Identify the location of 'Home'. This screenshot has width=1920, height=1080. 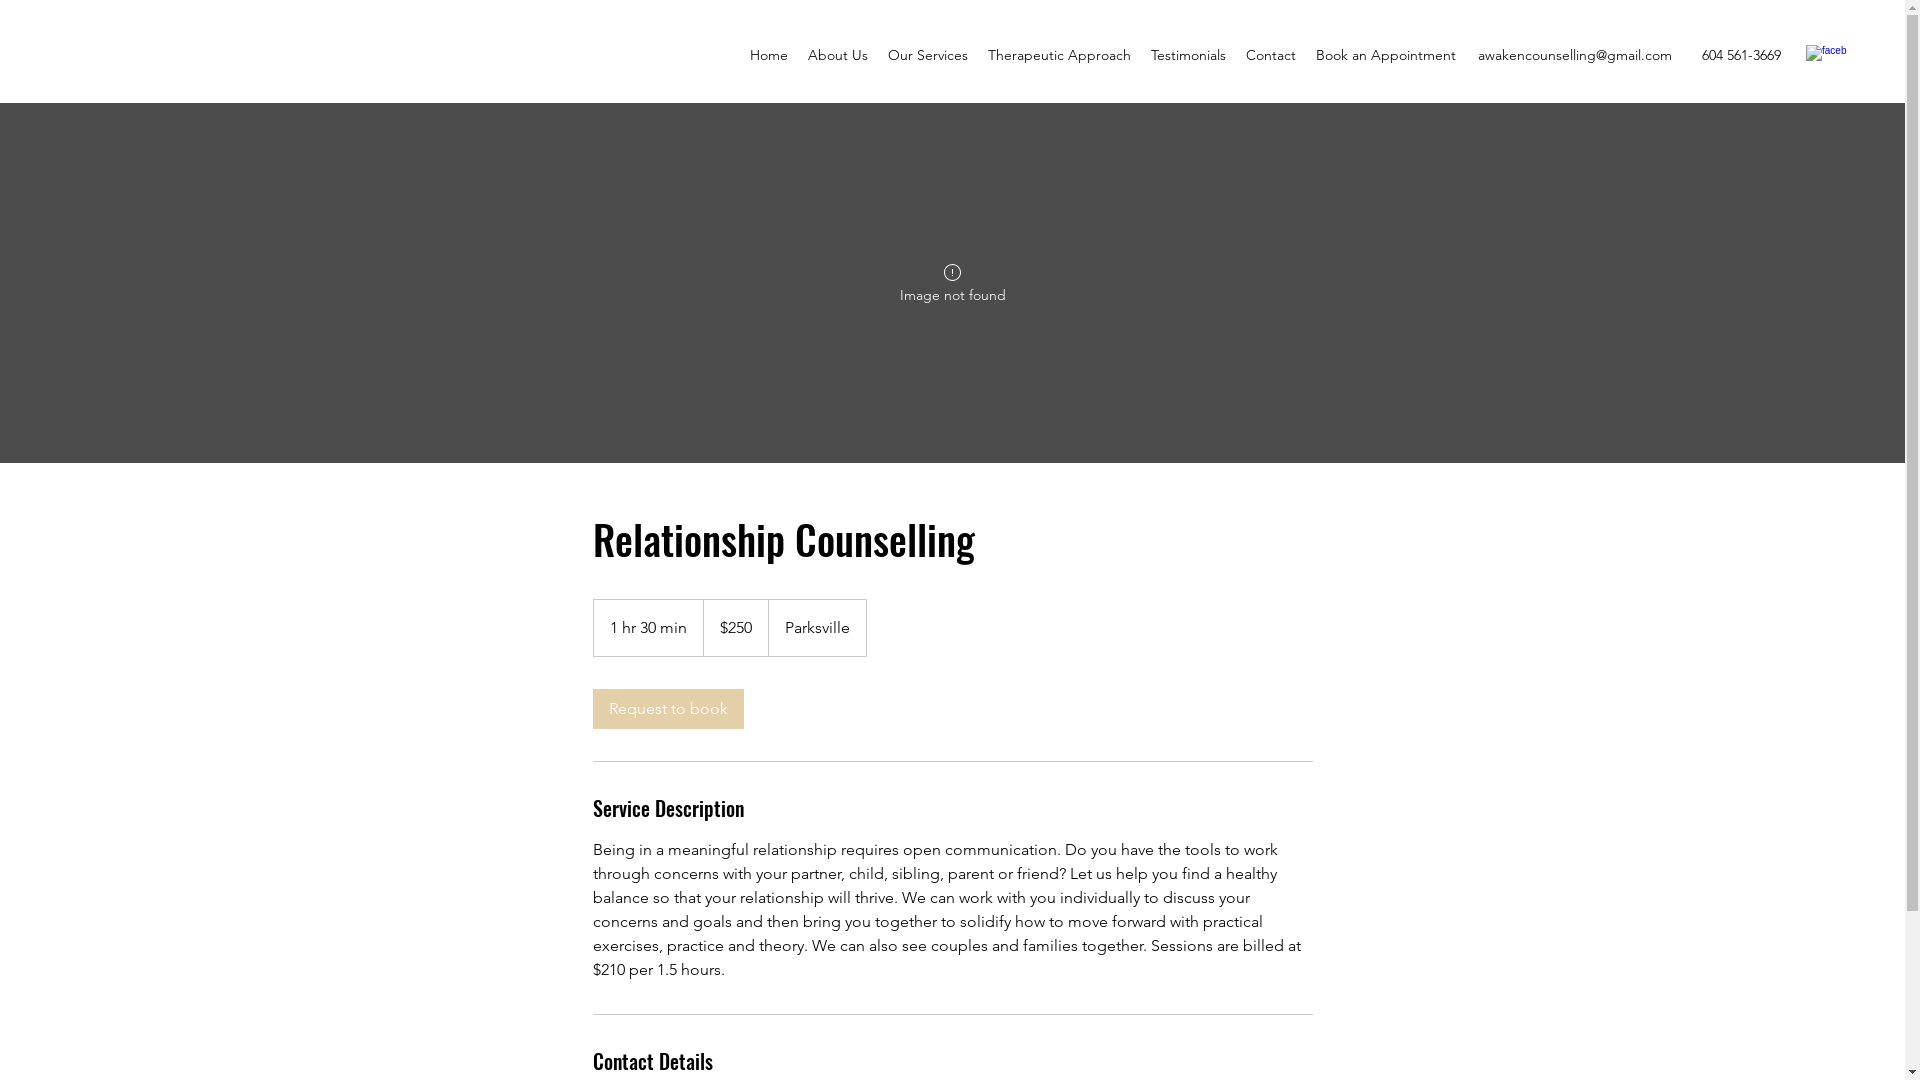
(767, 53).